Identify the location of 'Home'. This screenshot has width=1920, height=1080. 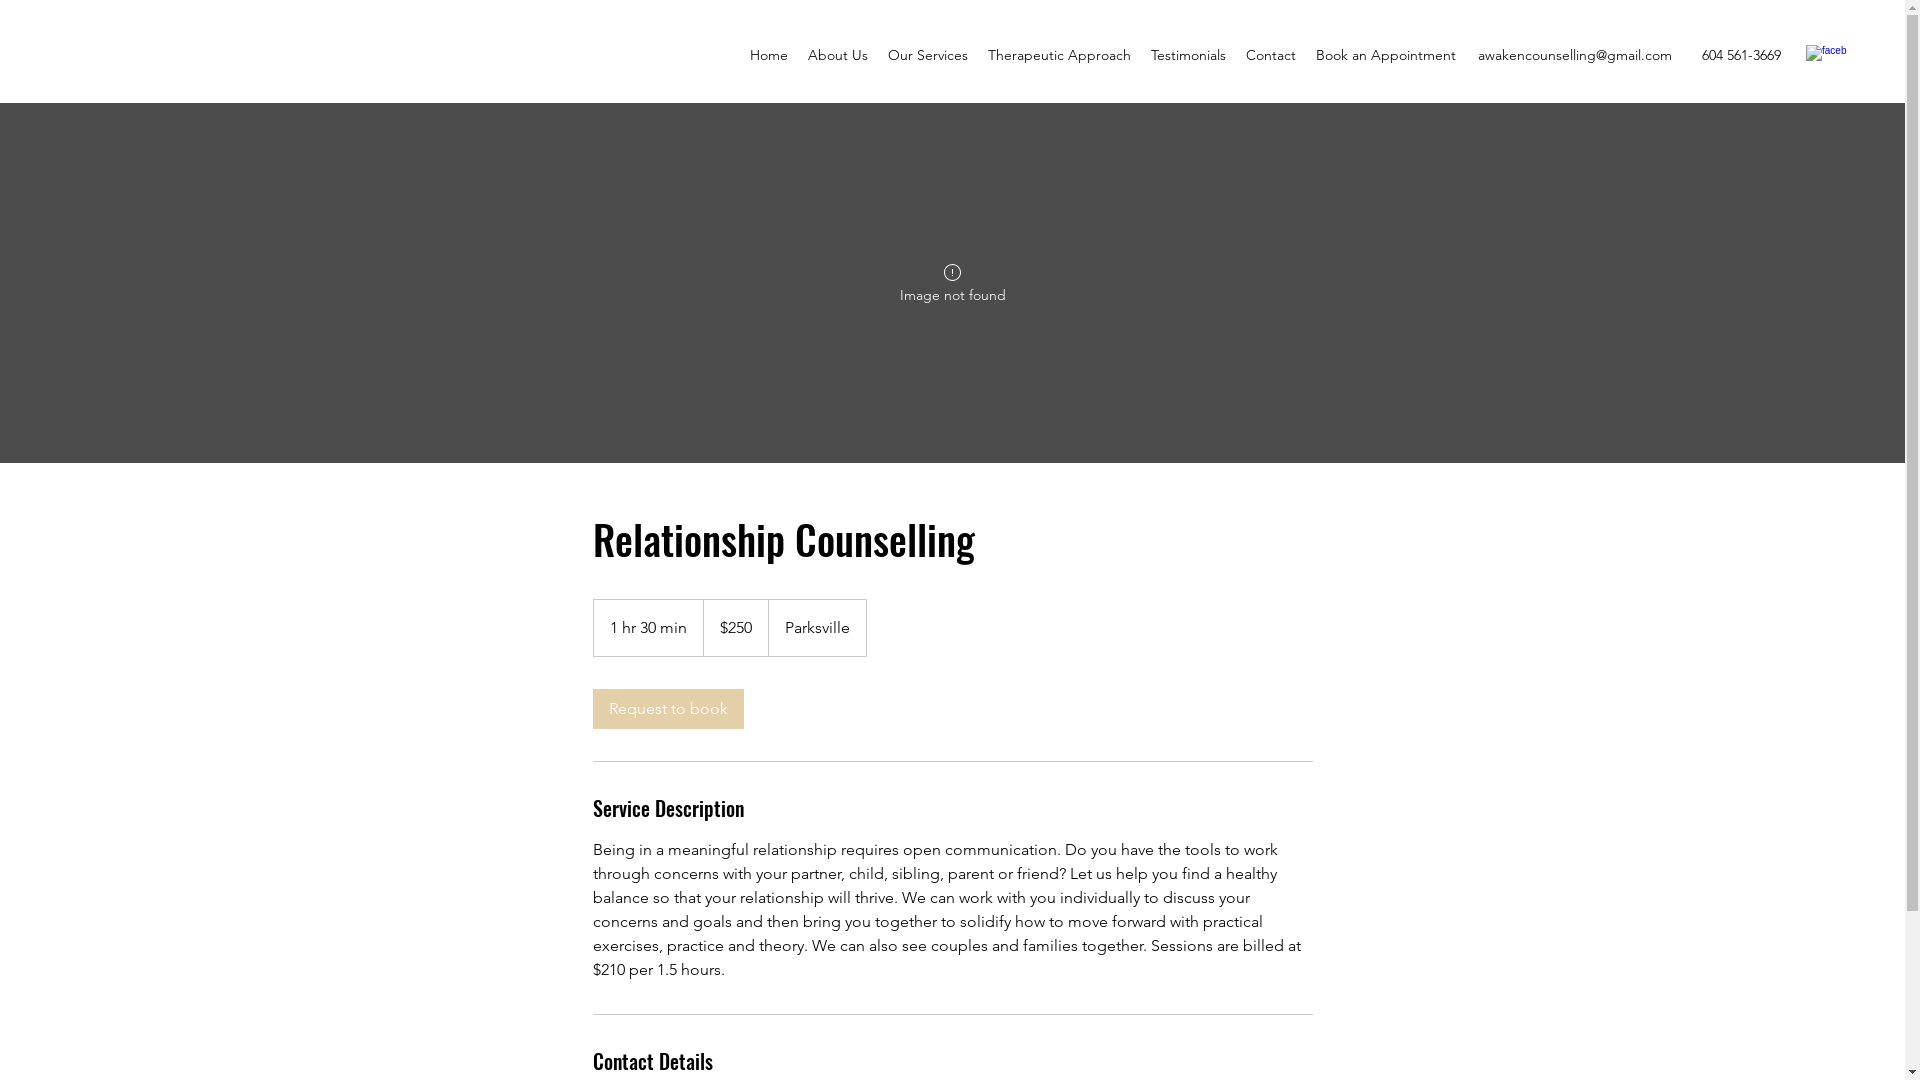
(767, 53).